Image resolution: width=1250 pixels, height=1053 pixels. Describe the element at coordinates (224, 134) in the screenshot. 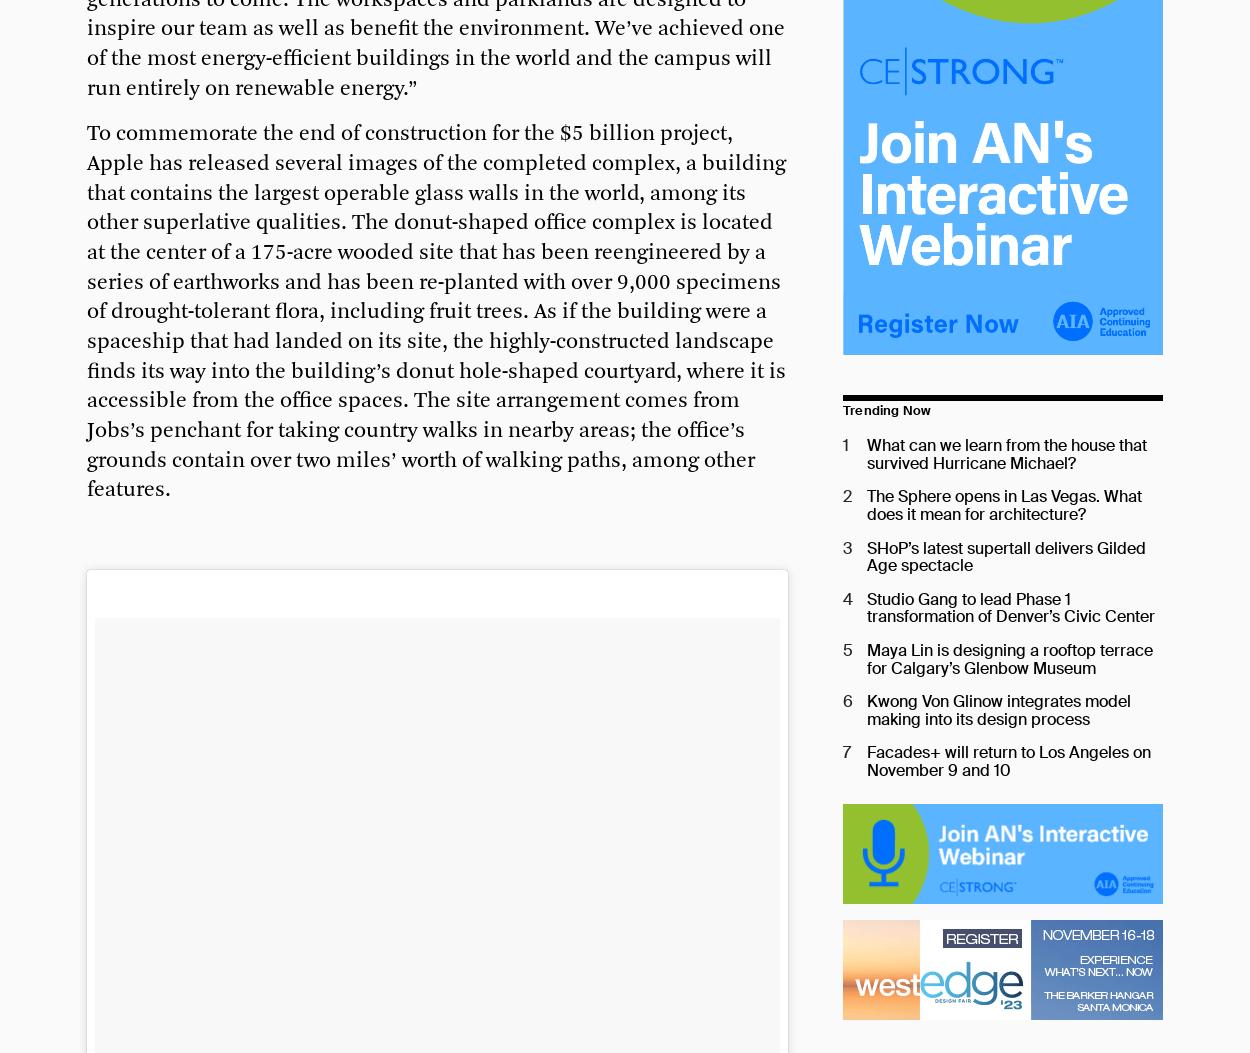

I see `'To commemorate the end of'` at that location.